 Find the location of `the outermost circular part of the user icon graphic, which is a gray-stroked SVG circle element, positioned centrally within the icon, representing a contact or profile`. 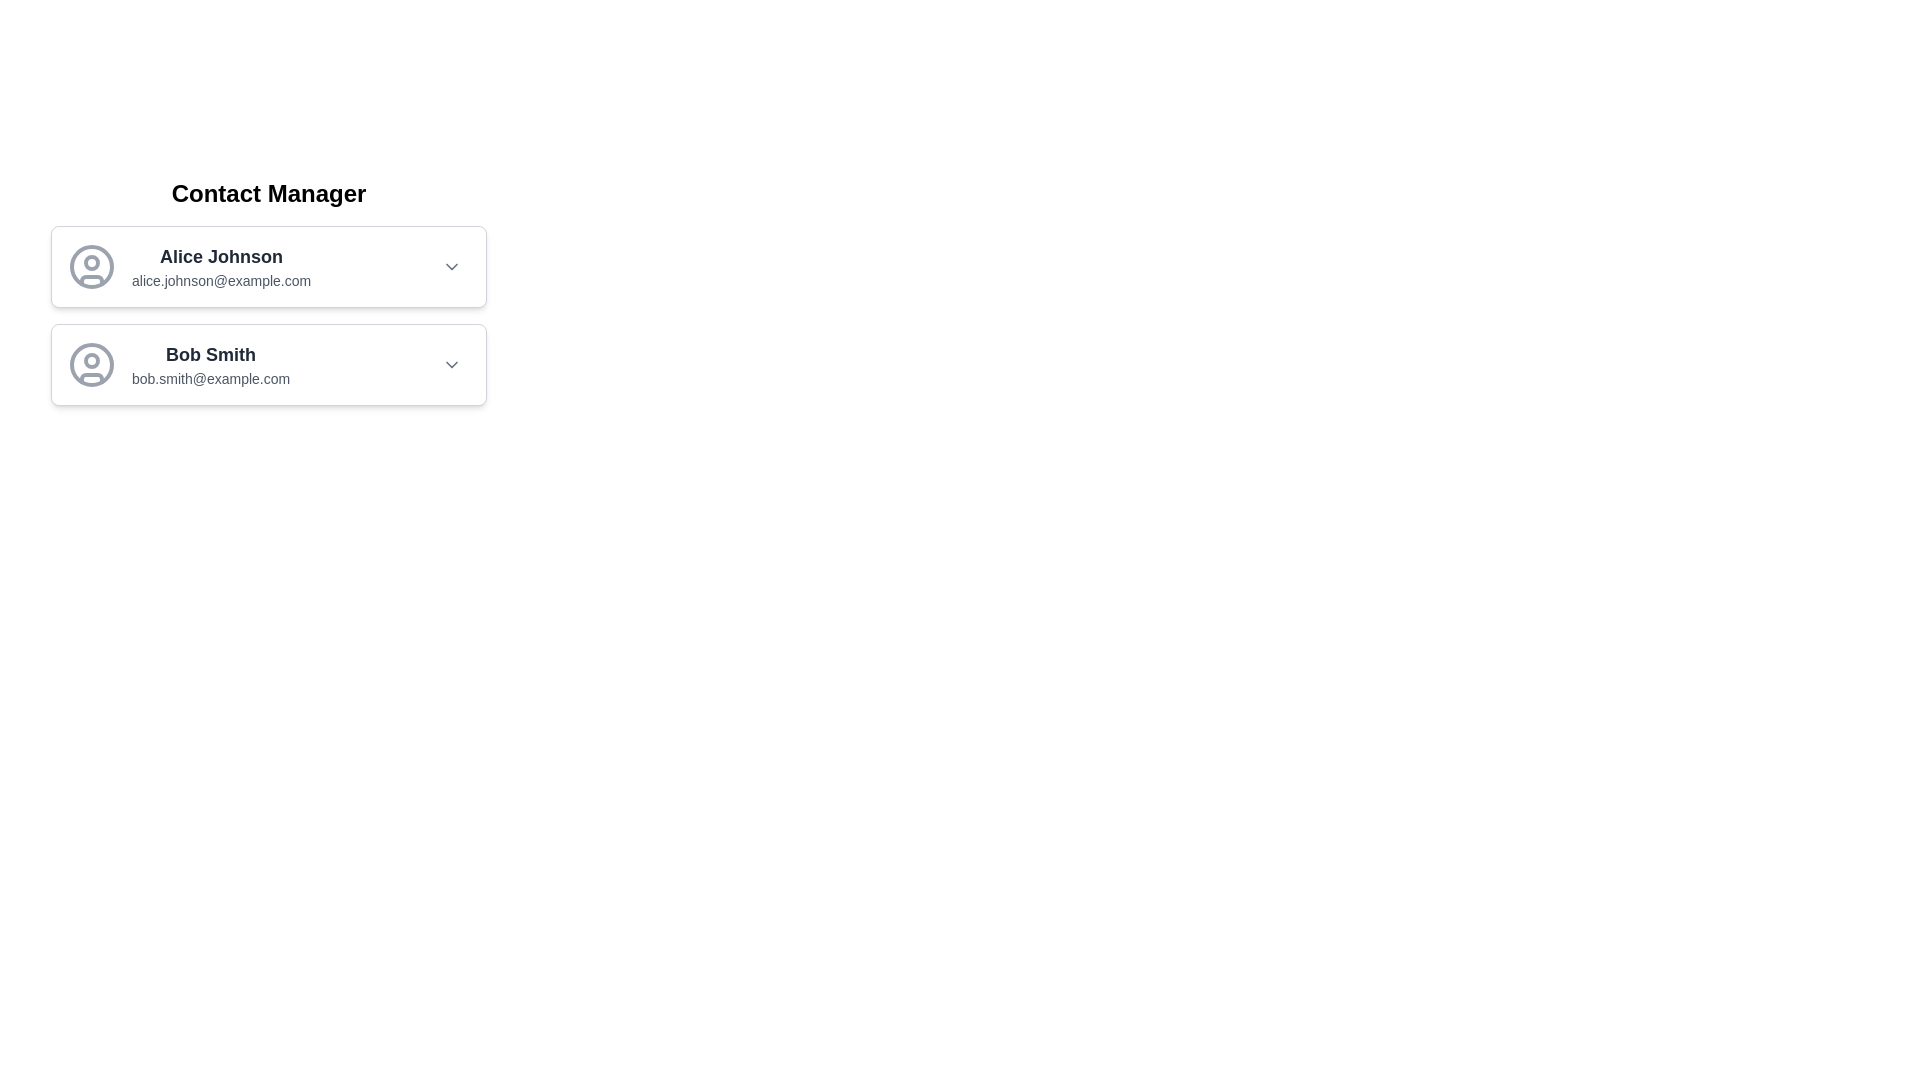

the outermost circular part of the user icon graphic, which is a gray-stroked SVG circle element, positioned centrally within the icon, representing a contact or profile is located at coordinates (90, 265).